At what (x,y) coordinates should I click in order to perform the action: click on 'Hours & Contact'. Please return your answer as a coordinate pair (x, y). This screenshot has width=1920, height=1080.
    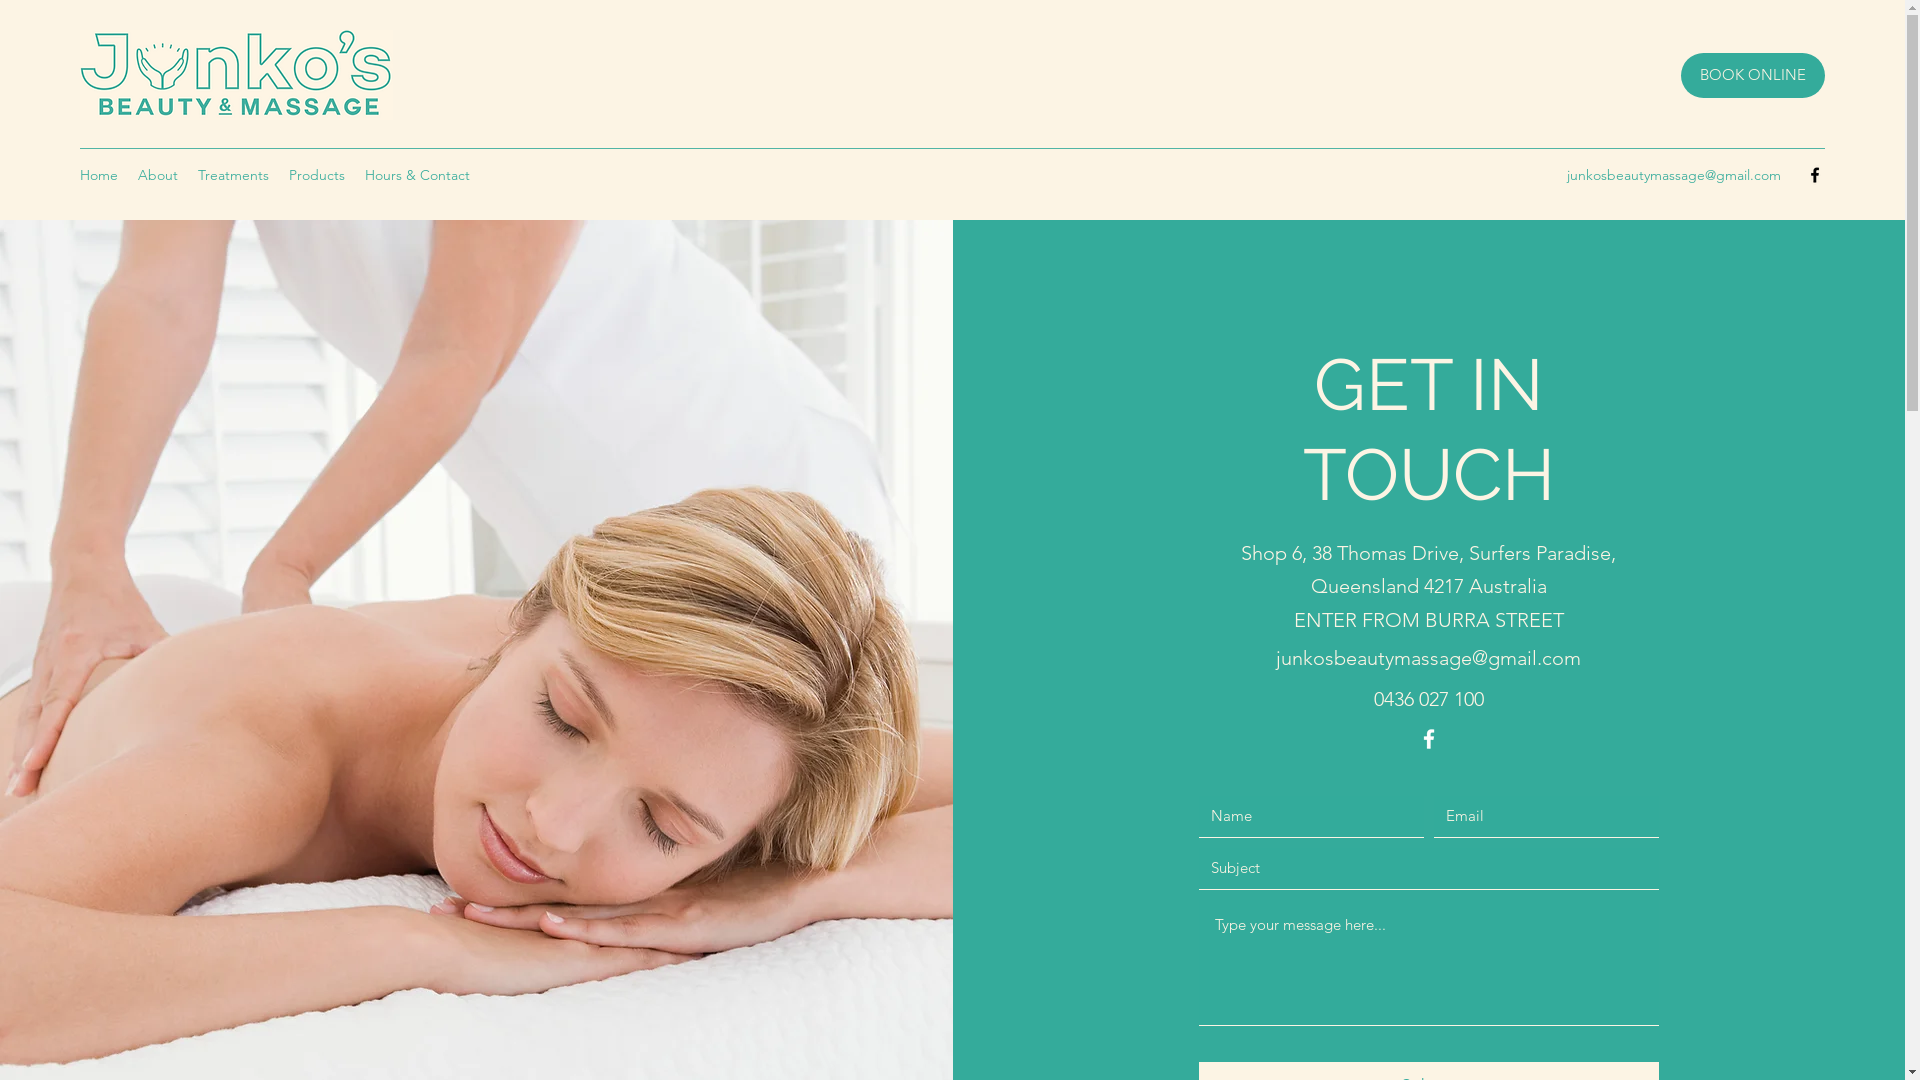
    Looking at the image, I should click on (416, 173).